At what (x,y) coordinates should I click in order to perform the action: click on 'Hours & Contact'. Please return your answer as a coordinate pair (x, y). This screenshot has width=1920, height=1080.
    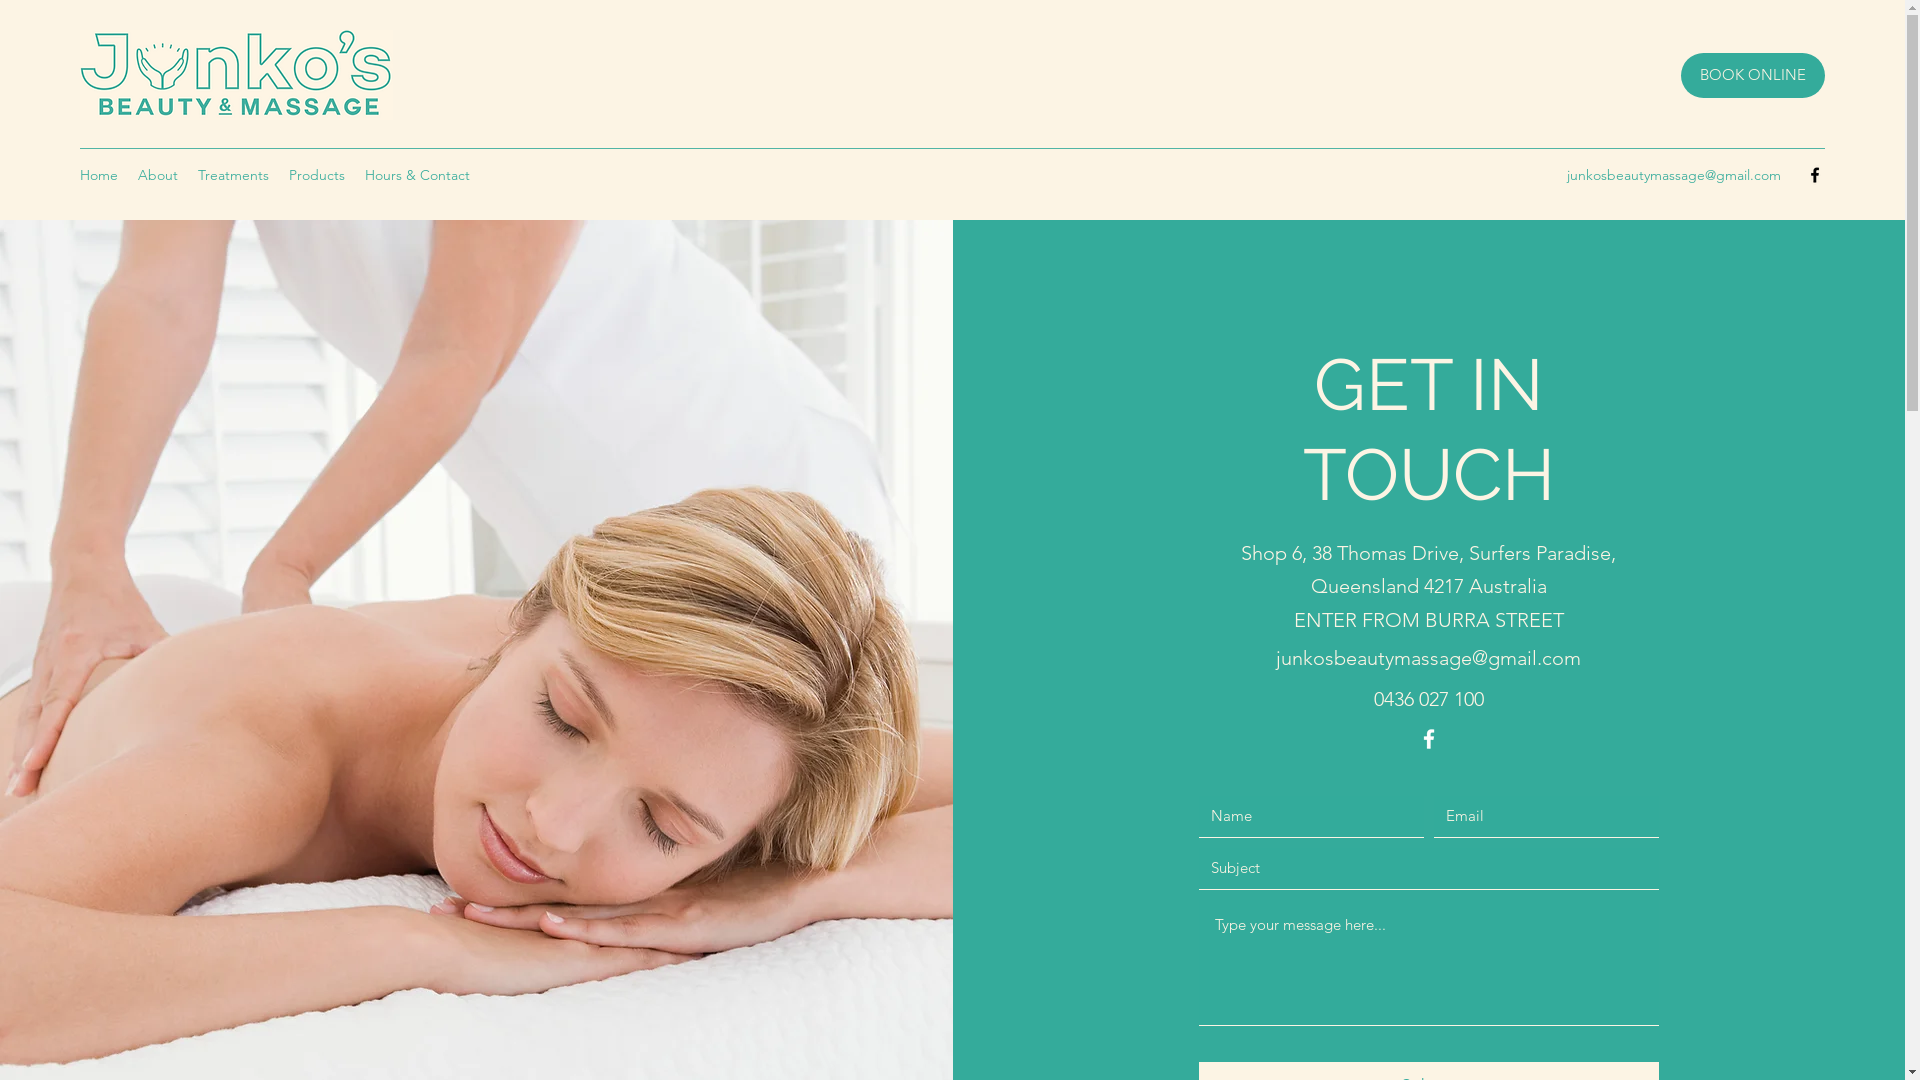
    Looking at the image, I should click on (416, 173).